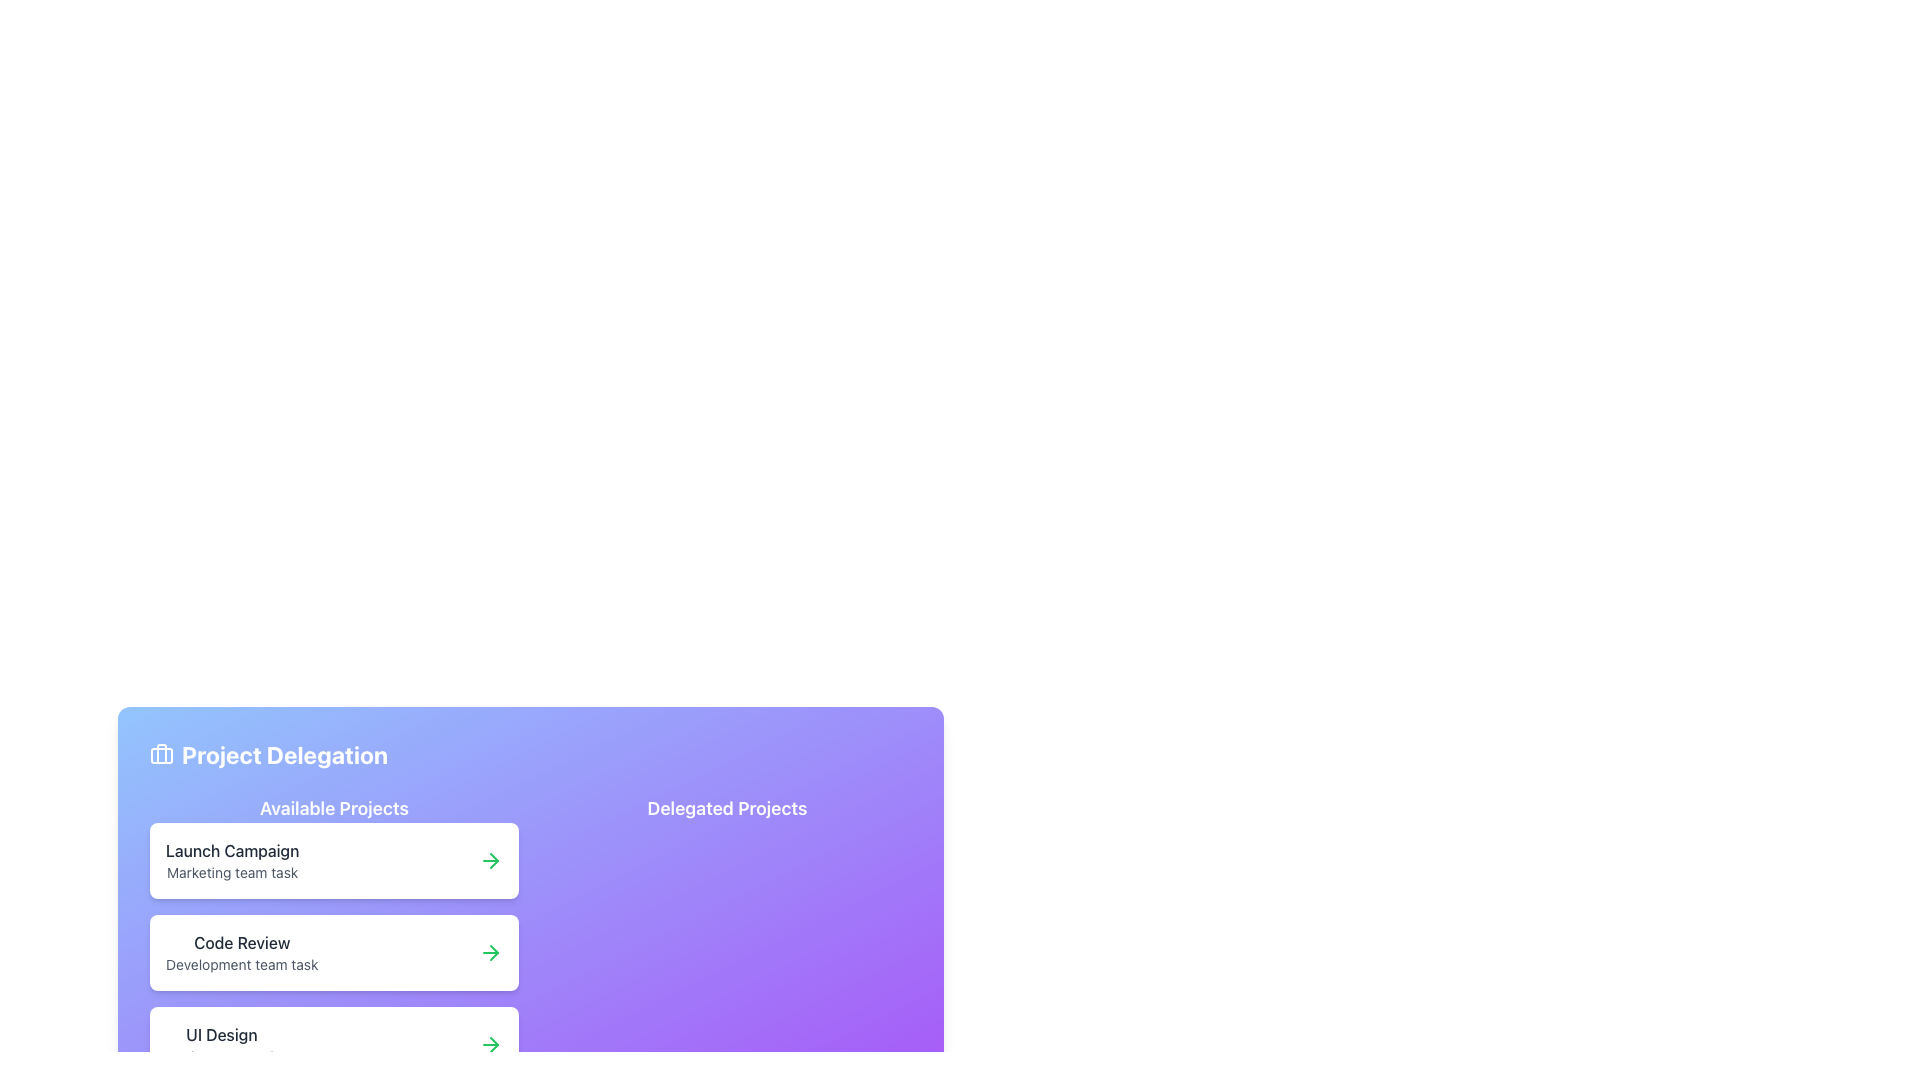 The height and width of the screenshot is (1080, 1920). What do you see at coordinates (162, 753) in the screenshot?
I see `the vertical bar located within the central area of the briefcase-shaped icon, which is positioned to the left of the text 'Project Delegation'` at bounding box center [162, 753].